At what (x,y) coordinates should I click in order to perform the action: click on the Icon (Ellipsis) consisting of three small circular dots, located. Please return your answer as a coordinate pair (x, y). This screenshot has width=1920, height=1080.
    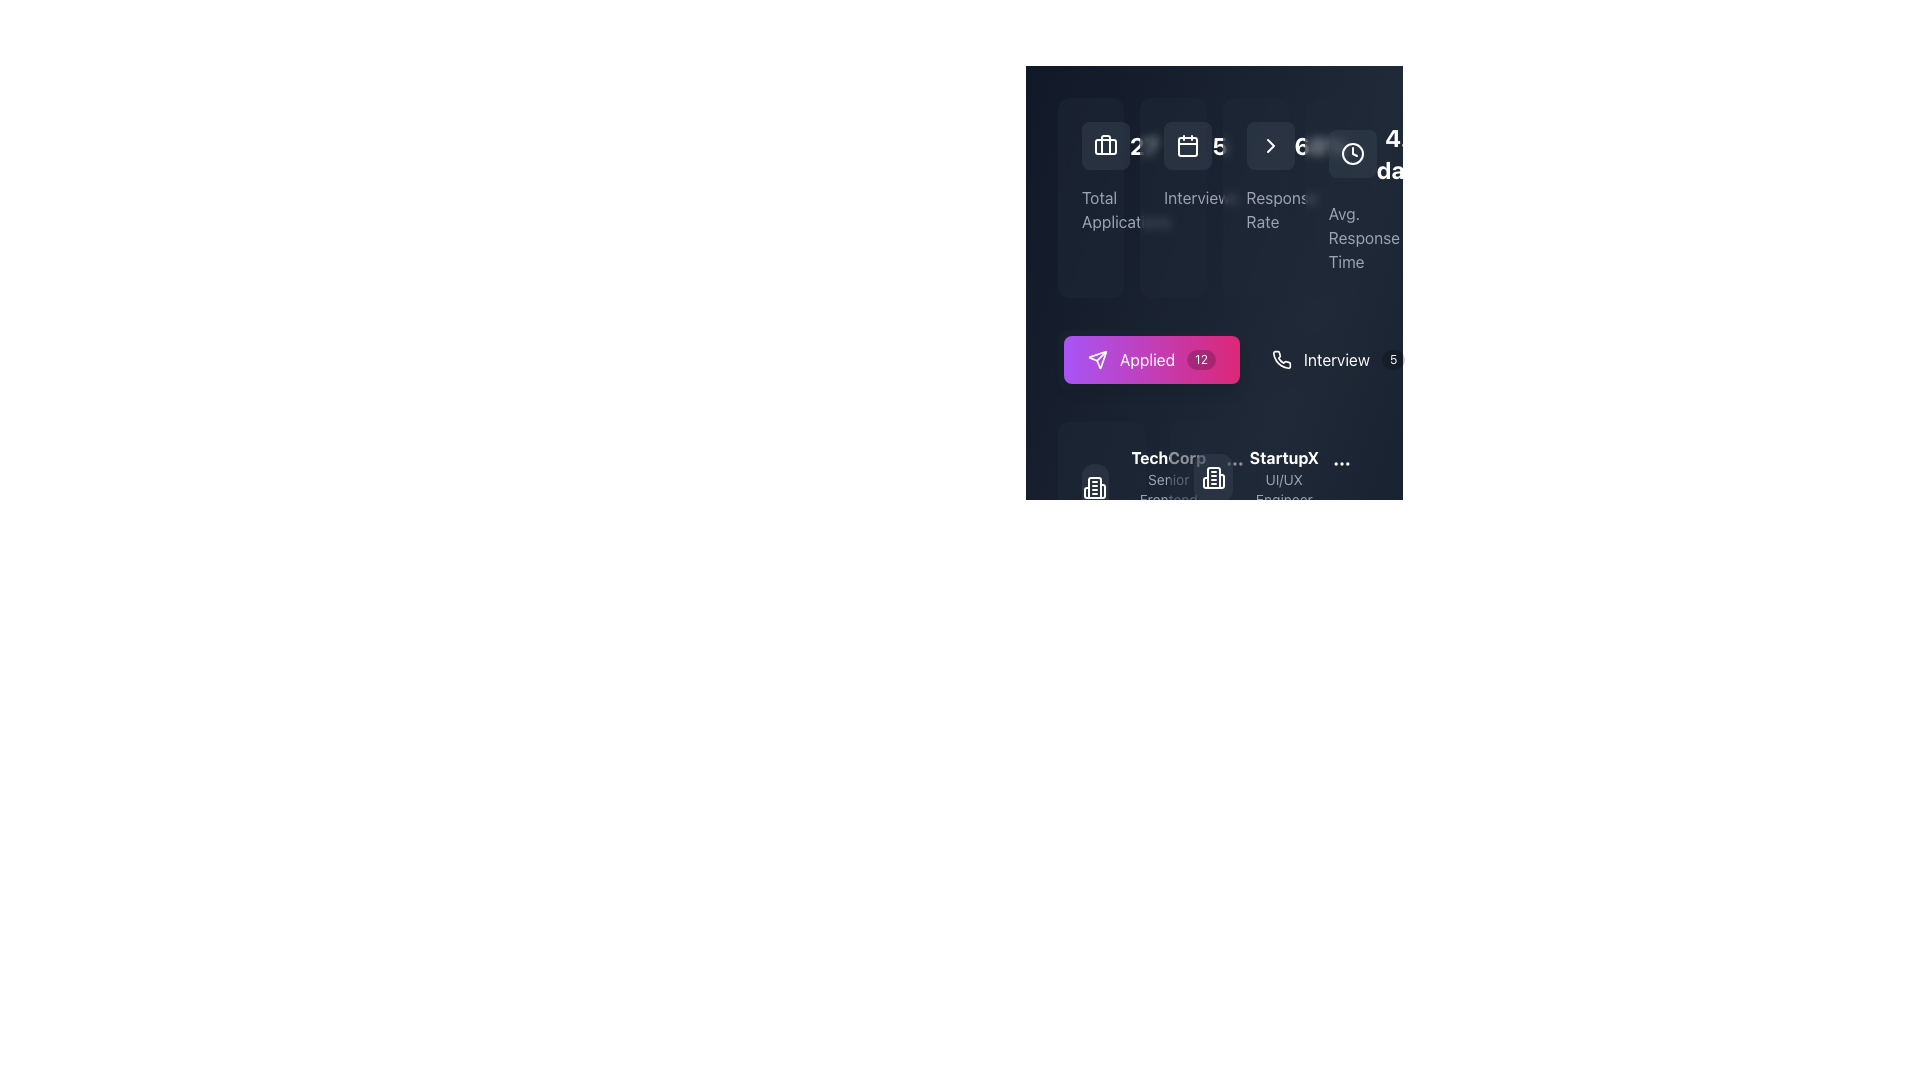
    Looking at the image, I should click on (1233, 463).